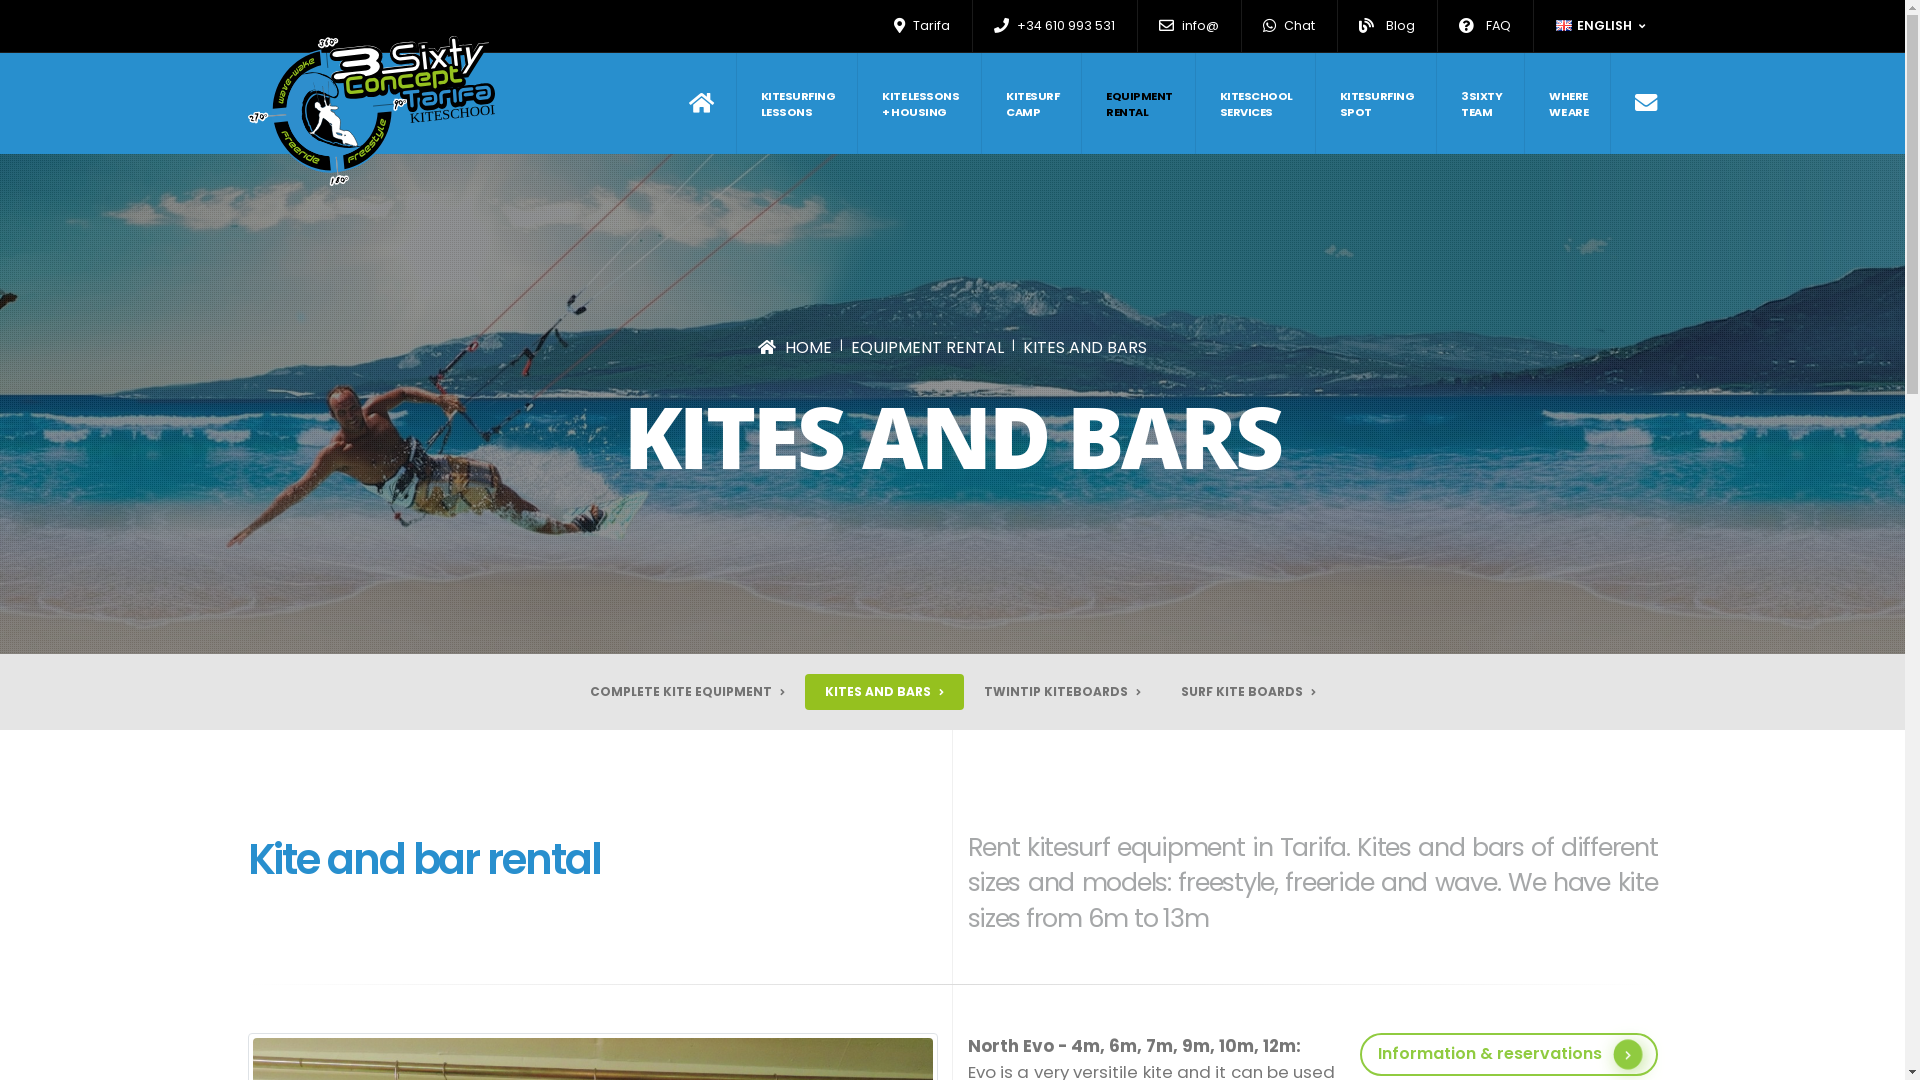  What do you see at coordinates (1256, 103) in the screenshot?
I see `'KITESCHOOL SERVICES'` at bounding box center [1256, 103].